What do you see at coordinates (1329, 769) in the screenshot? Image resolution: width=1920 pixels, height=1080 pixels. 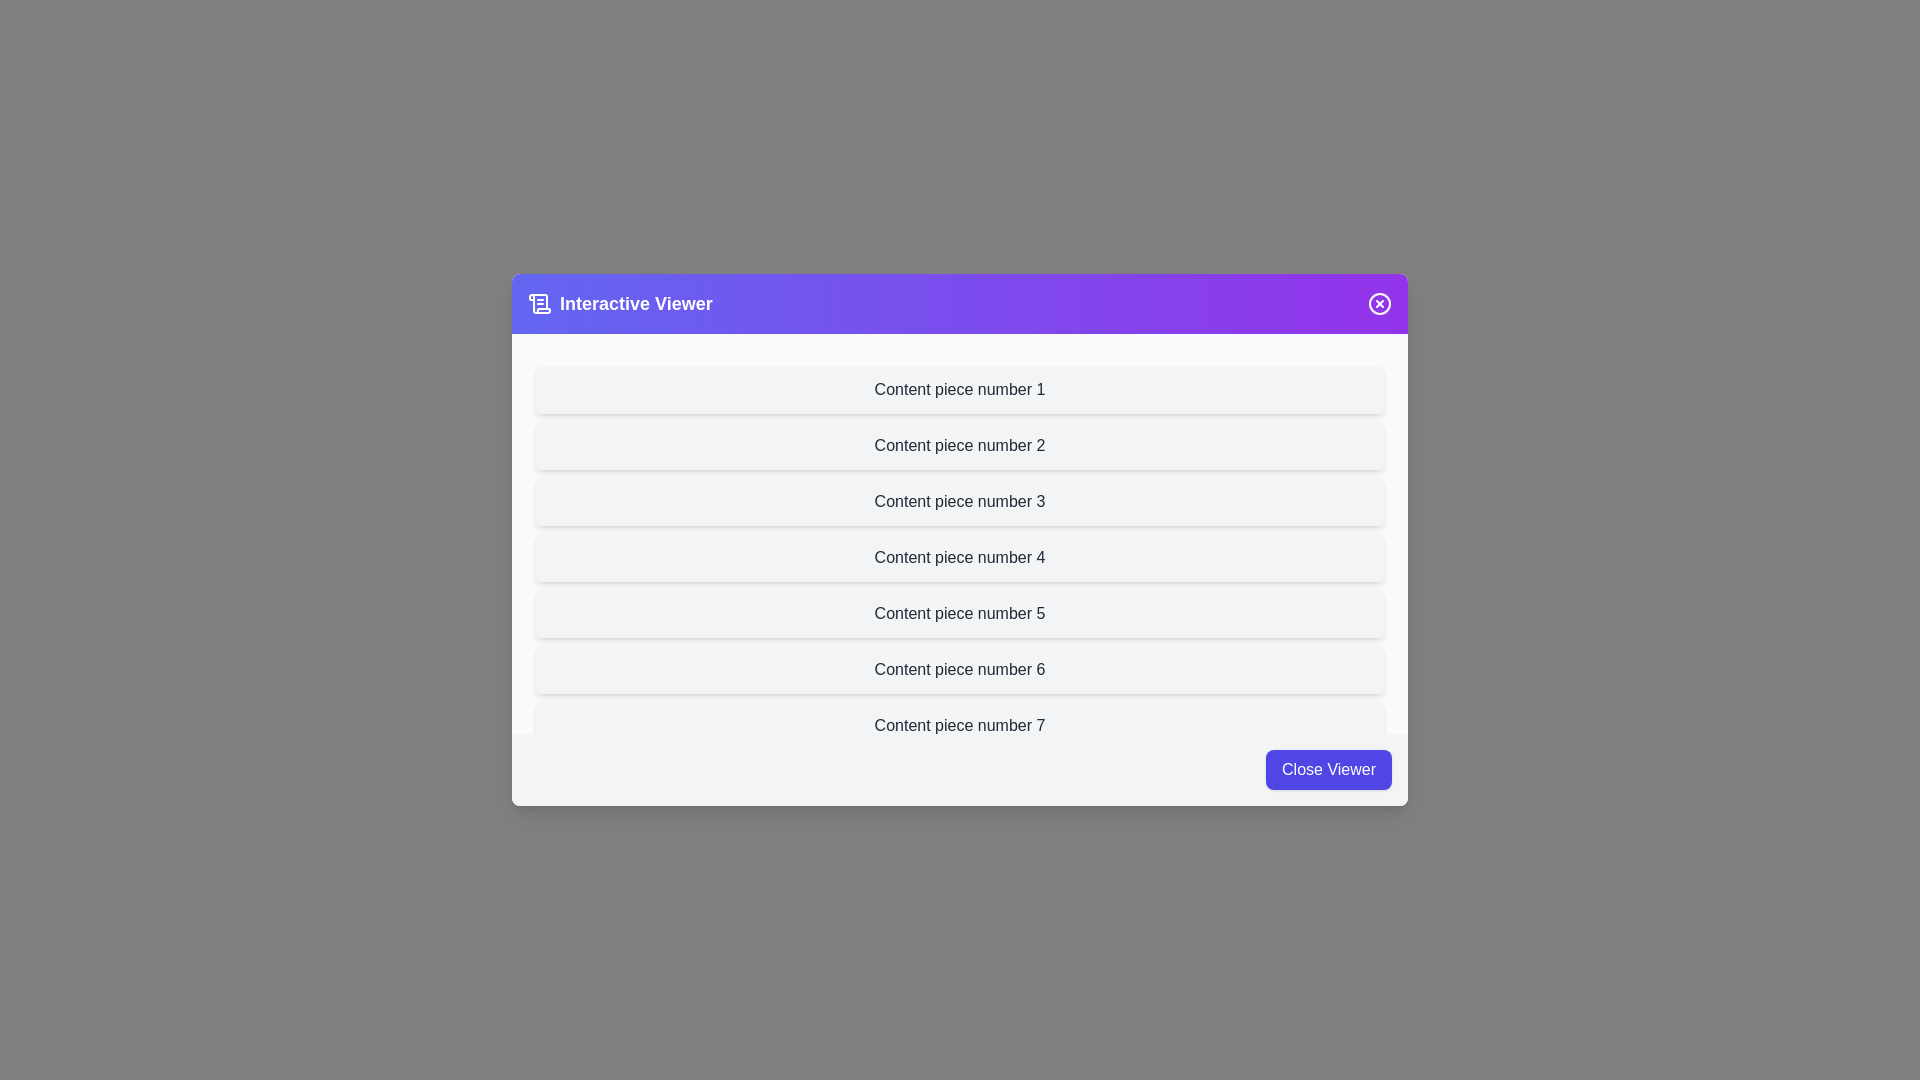 I see `the 'Close Viewer' button in the footer to dismiss the viewer` at bounding box center [1329, 769].